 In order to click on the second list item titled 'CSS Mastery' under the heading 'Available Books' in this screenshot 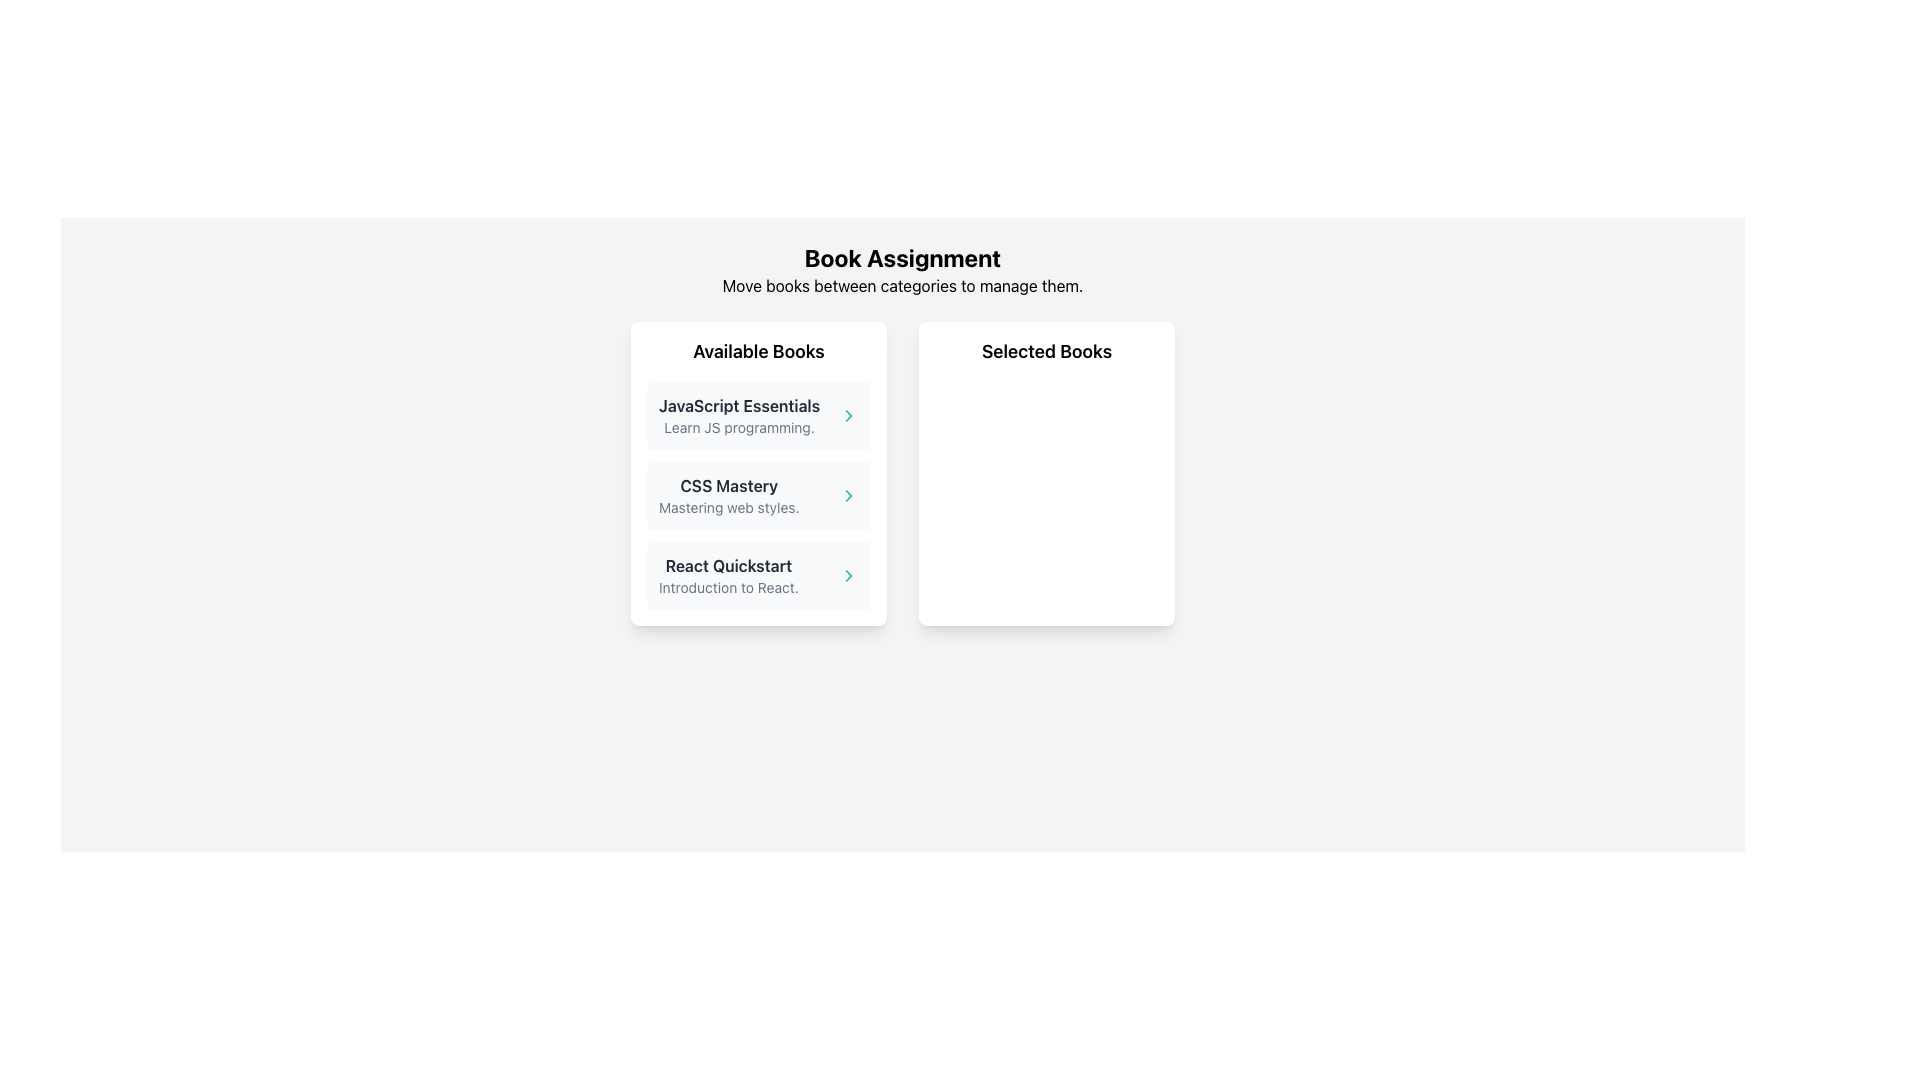, I will do `click(757, 495)`.